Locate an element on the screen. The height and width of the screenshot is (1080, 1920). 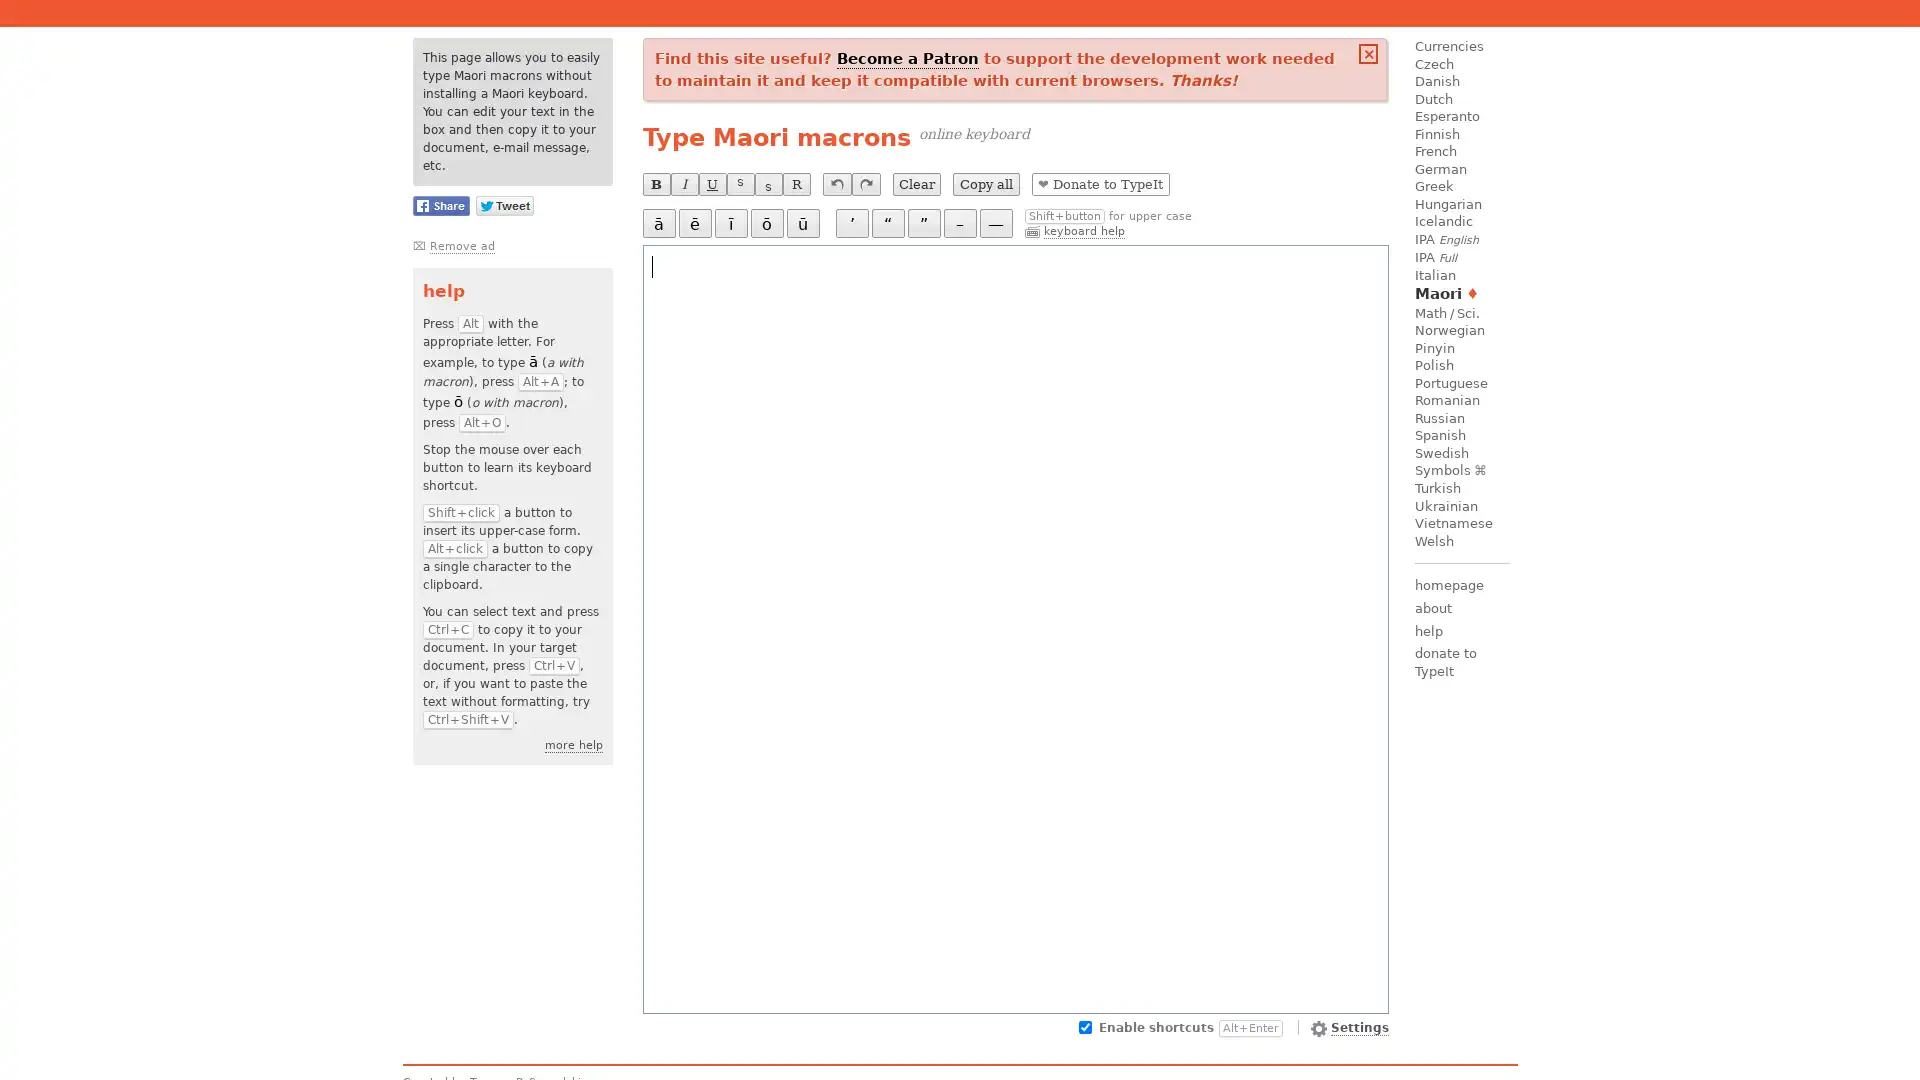
S is located at coordinates (767, 184).